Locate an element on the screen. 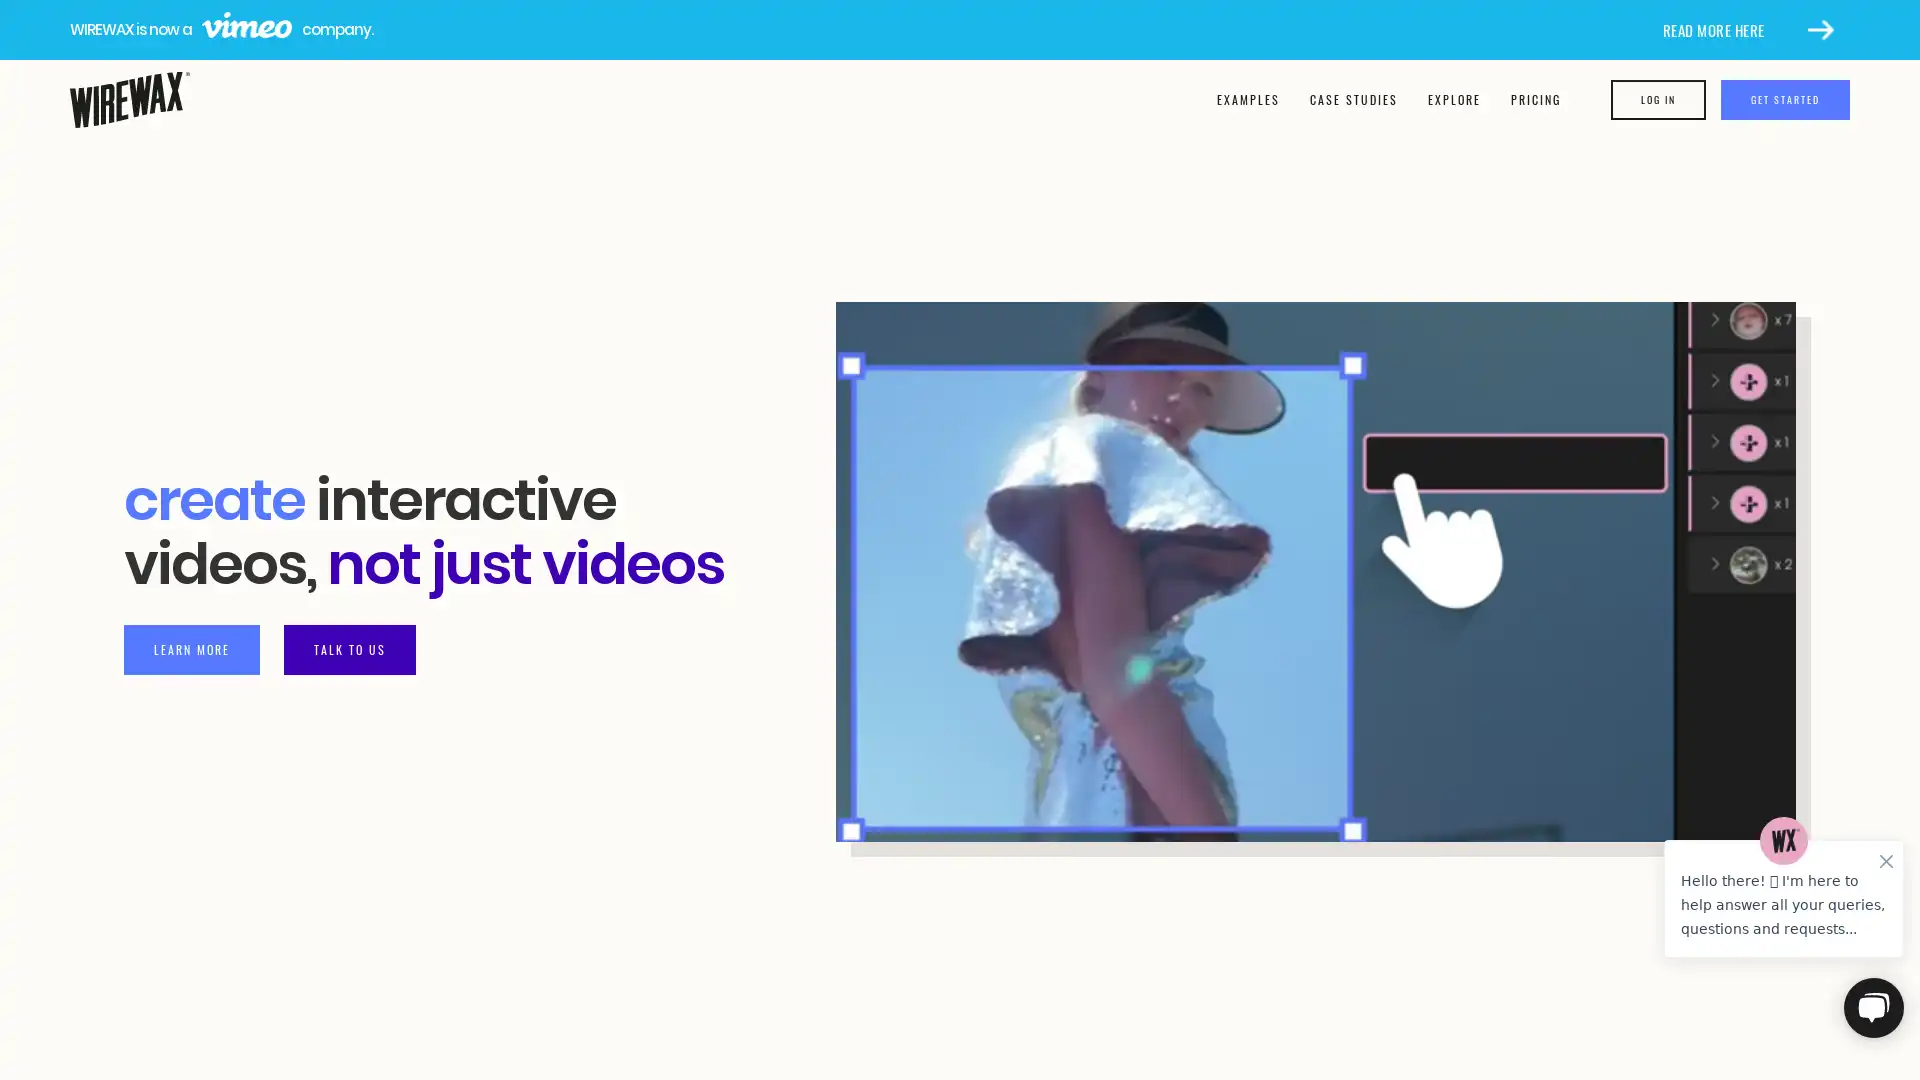 This screenshot has width=1920, height=1080. LEARN MORE is located at coordinates (192, 648).